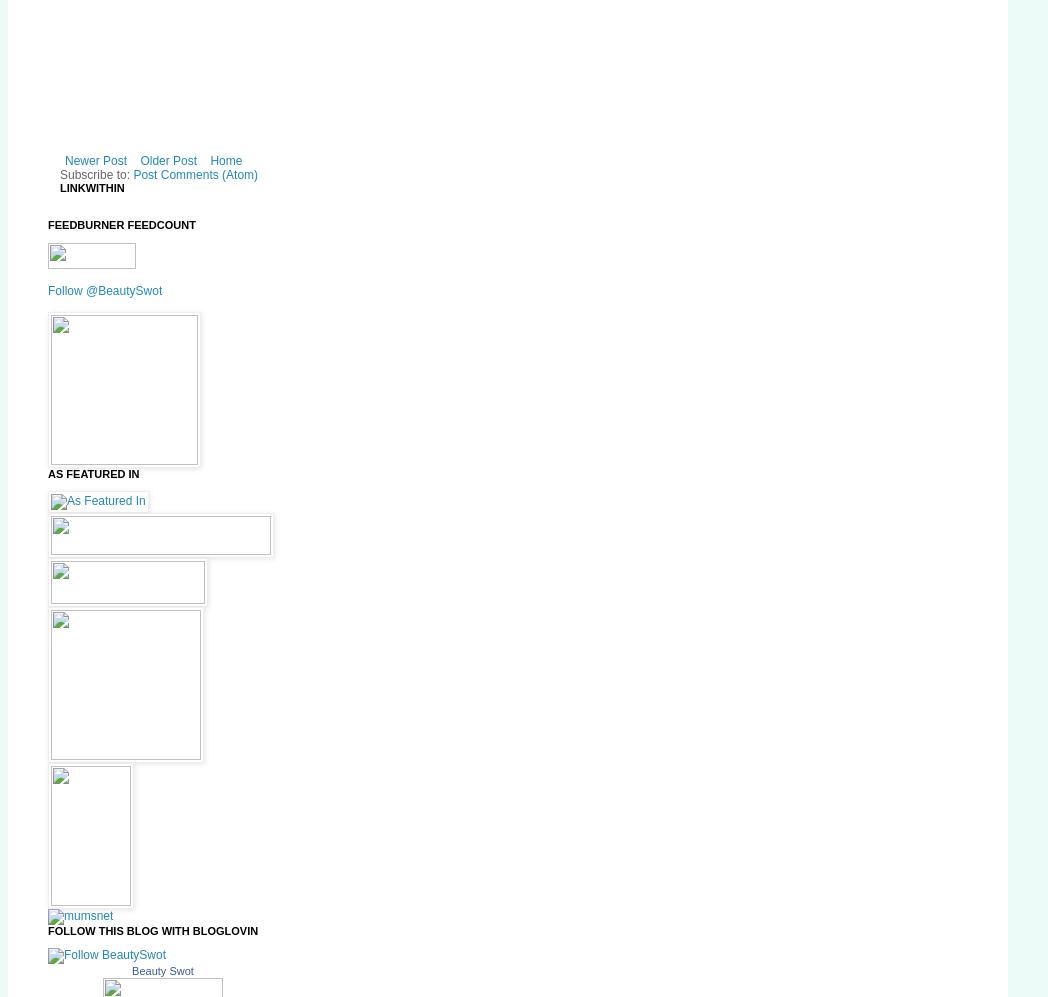  What do you see at coordinates (120, 225) in the screenshot?
I see `'FeedBurner FeedCount'` at bounding box center [120, 225].